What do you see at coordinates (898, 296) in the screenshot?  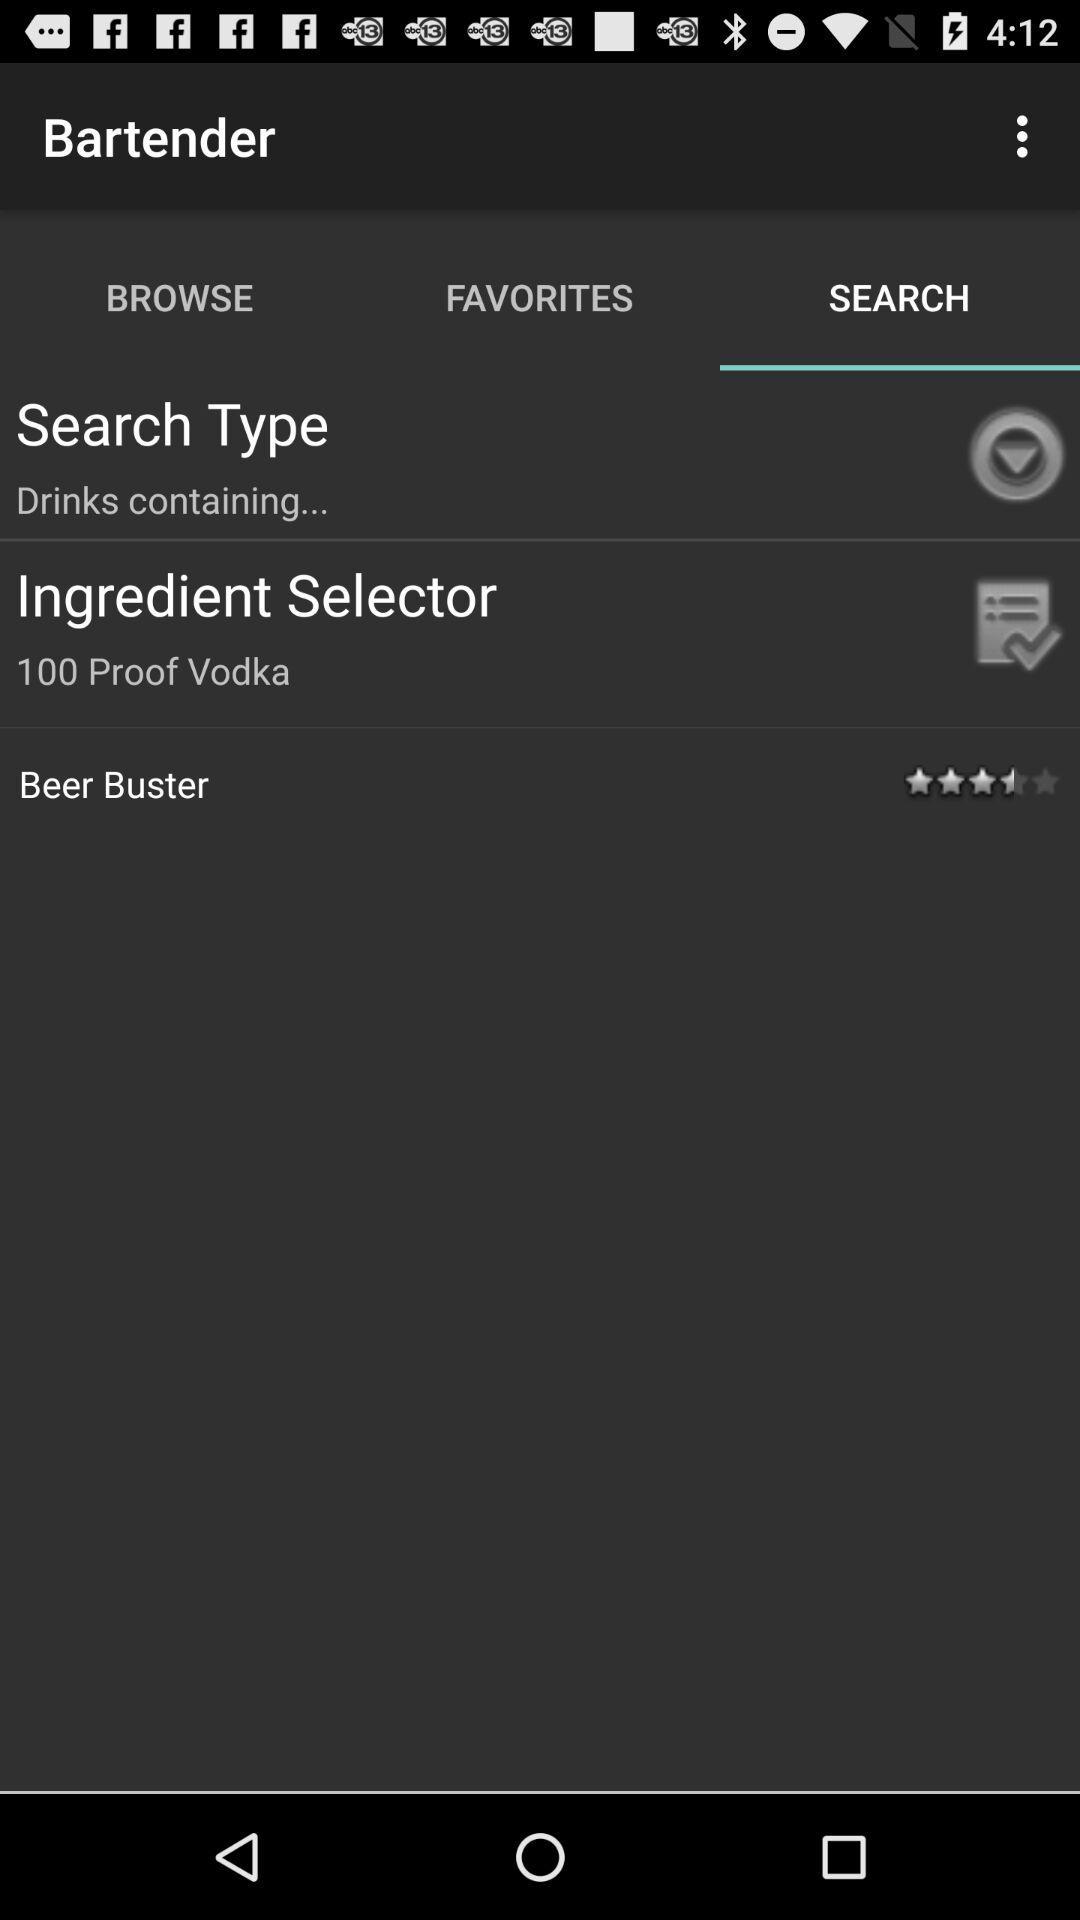 I see `search` at bounding box center [898, 296].